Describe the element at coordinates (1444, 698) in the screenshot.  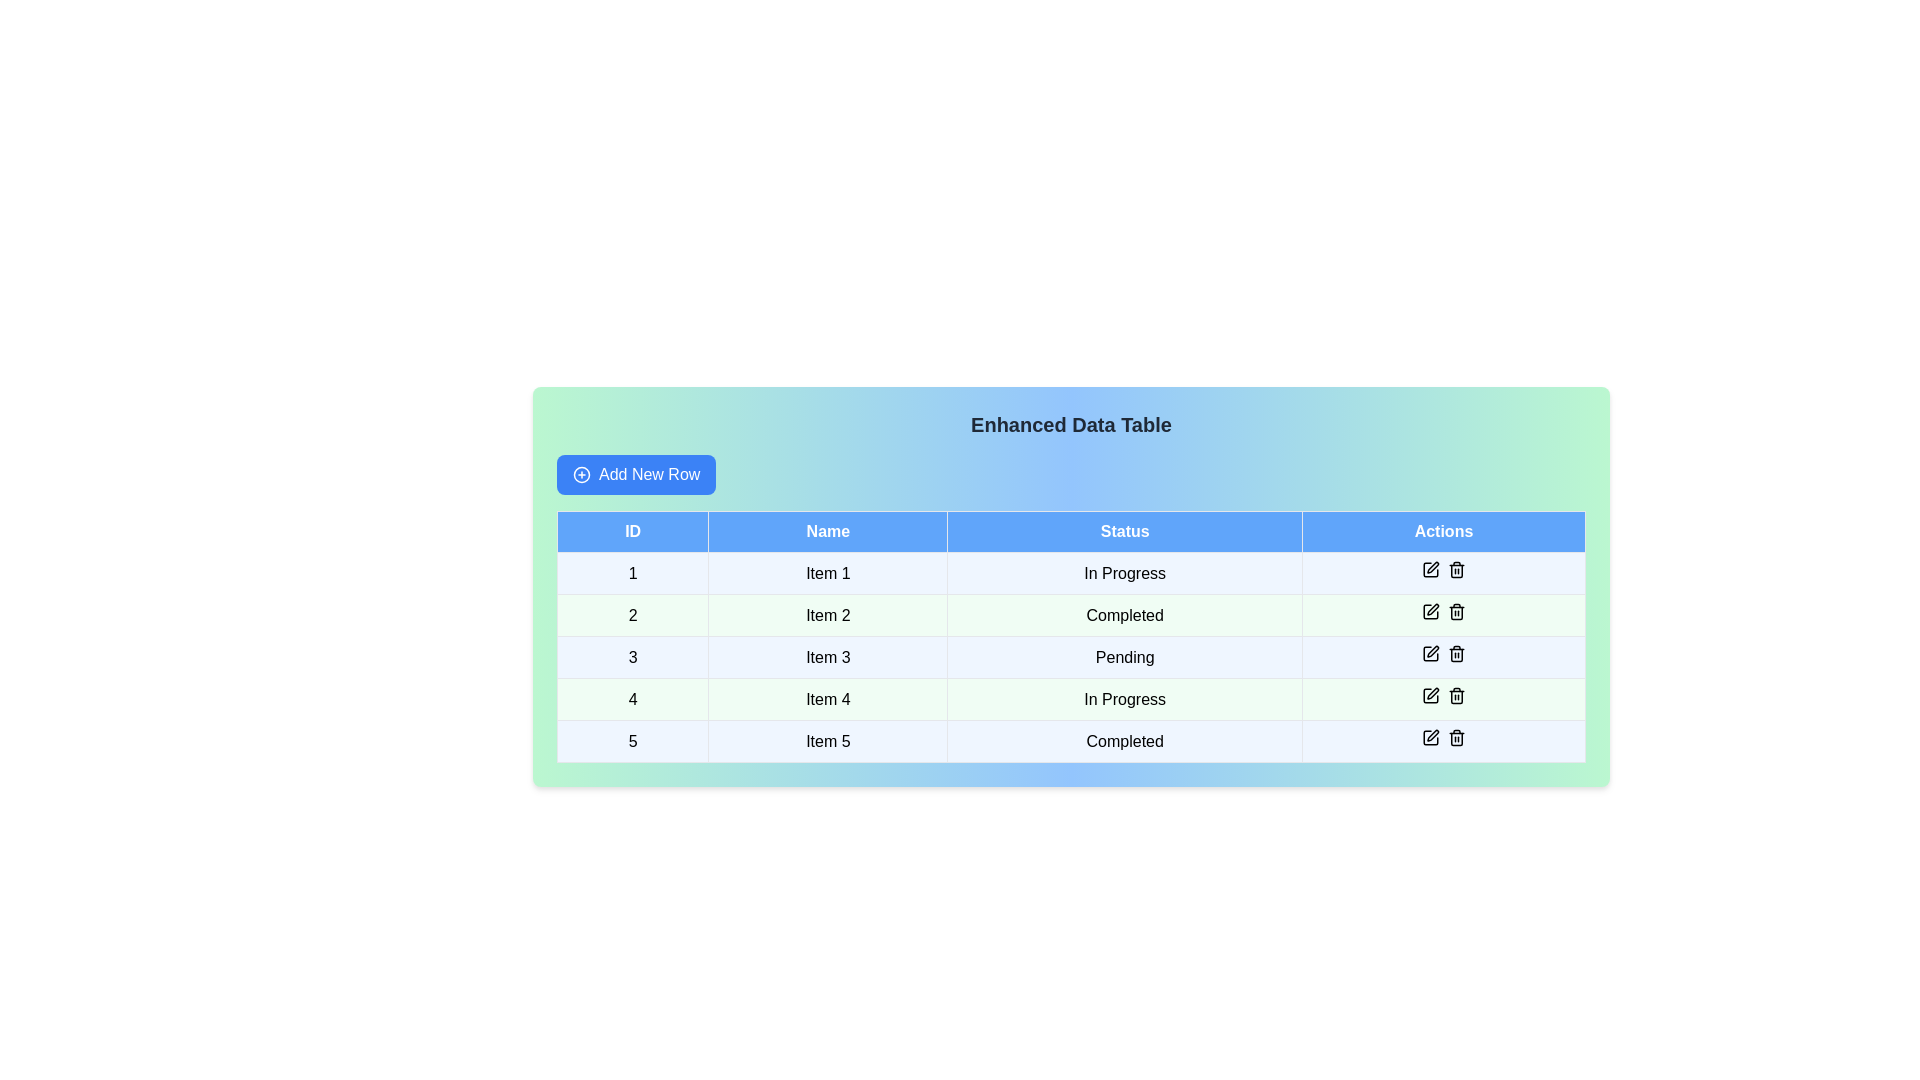
I see `the delete icon in the 'Actions' column of the table for 'Item 4' with status 'In Progress'` at that location.